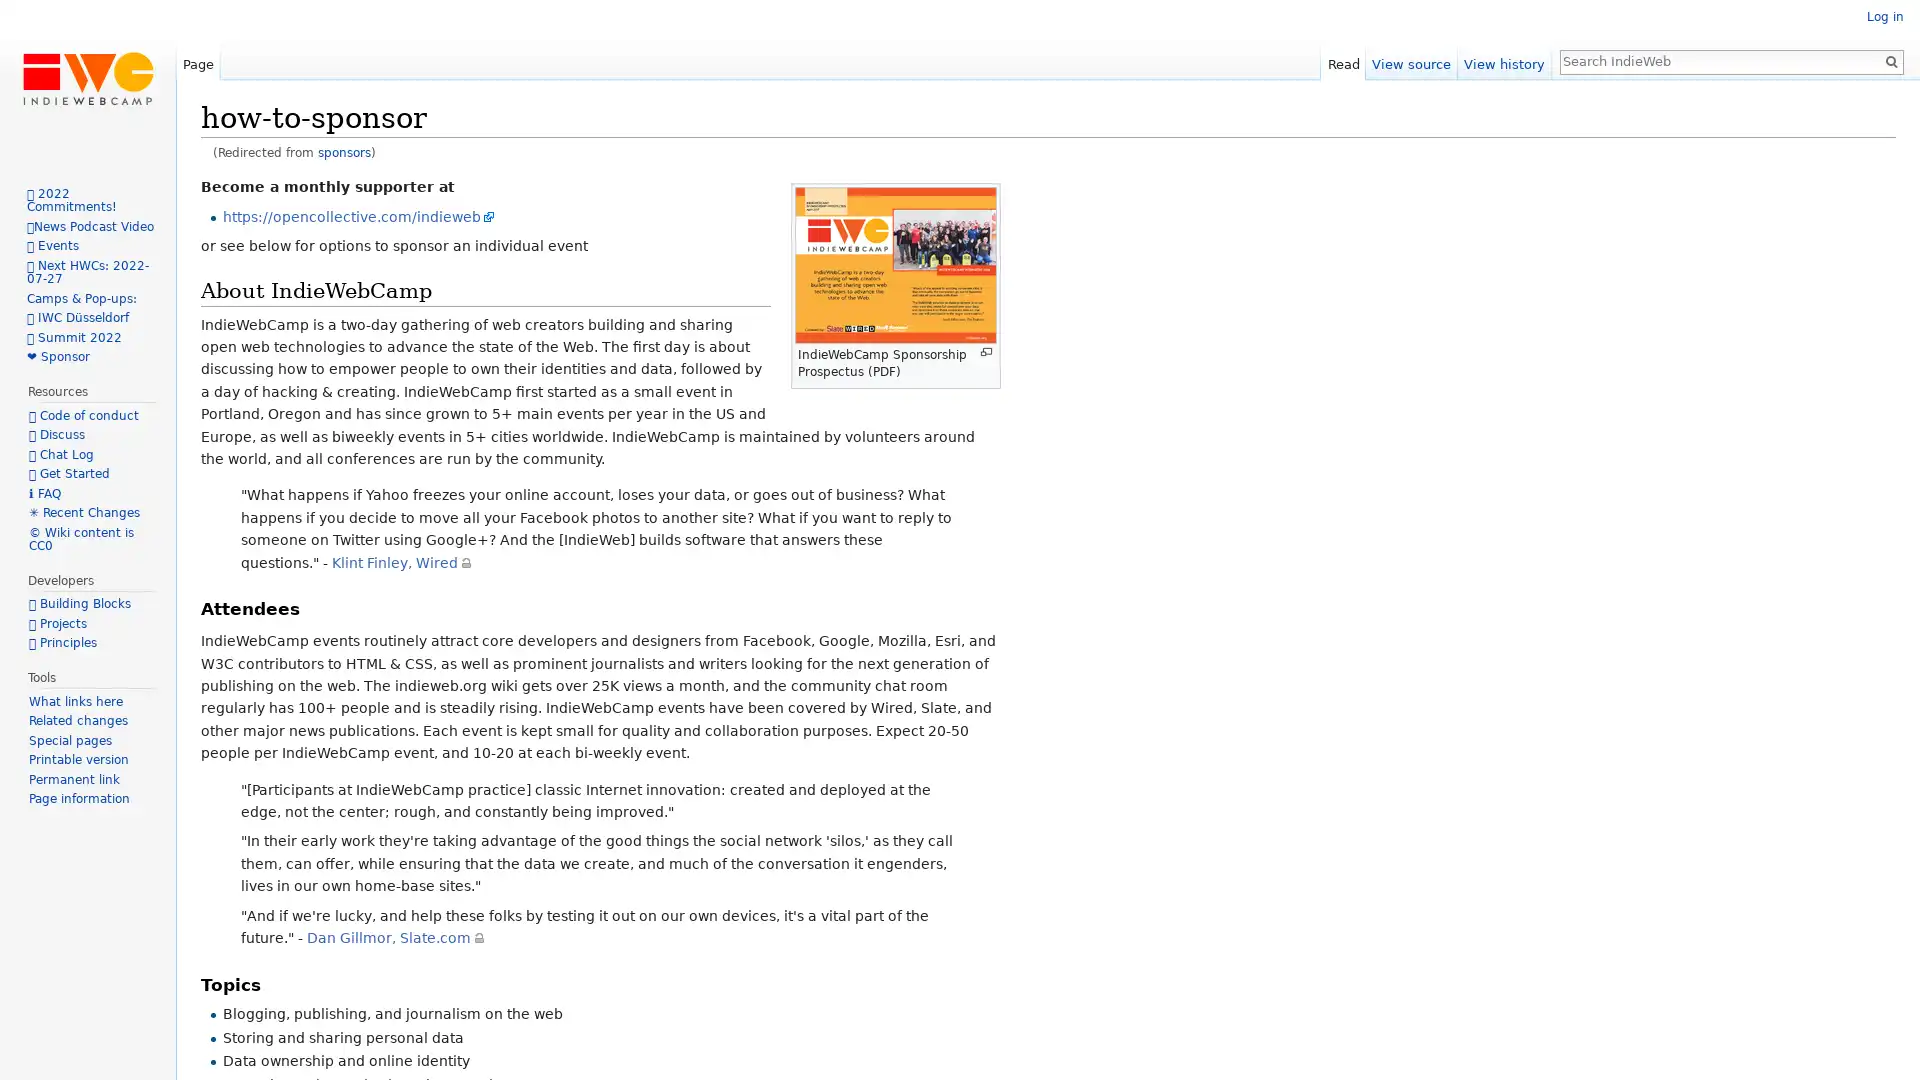 This screenshot has width=1920, height=1080. I want to click on Go, so click(1890, 60).